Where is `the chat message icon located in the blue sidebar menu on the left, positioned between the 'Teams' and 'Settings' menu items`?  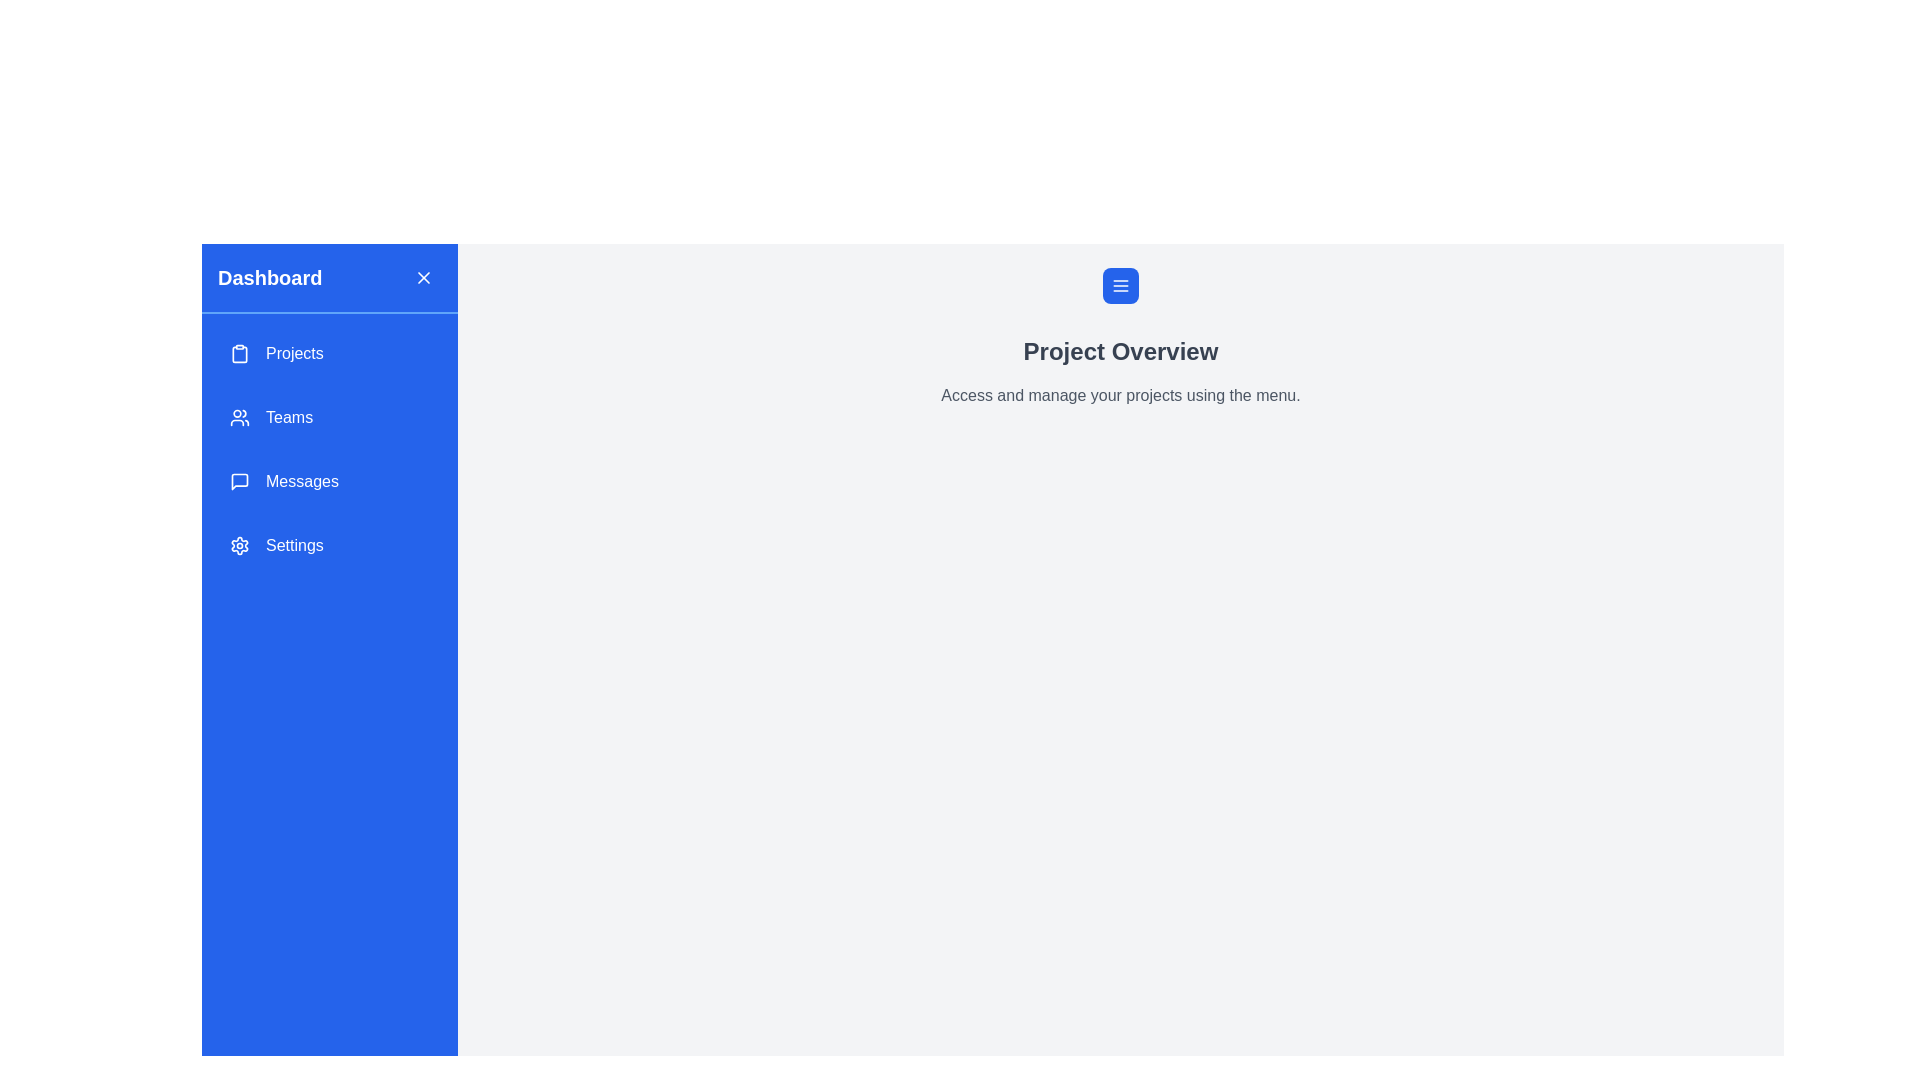 the chat message icon located in the blue sidebar menu on the left, positioned between the 'Teams' and 'Settings' menu items is located at coordinates (240, 482).